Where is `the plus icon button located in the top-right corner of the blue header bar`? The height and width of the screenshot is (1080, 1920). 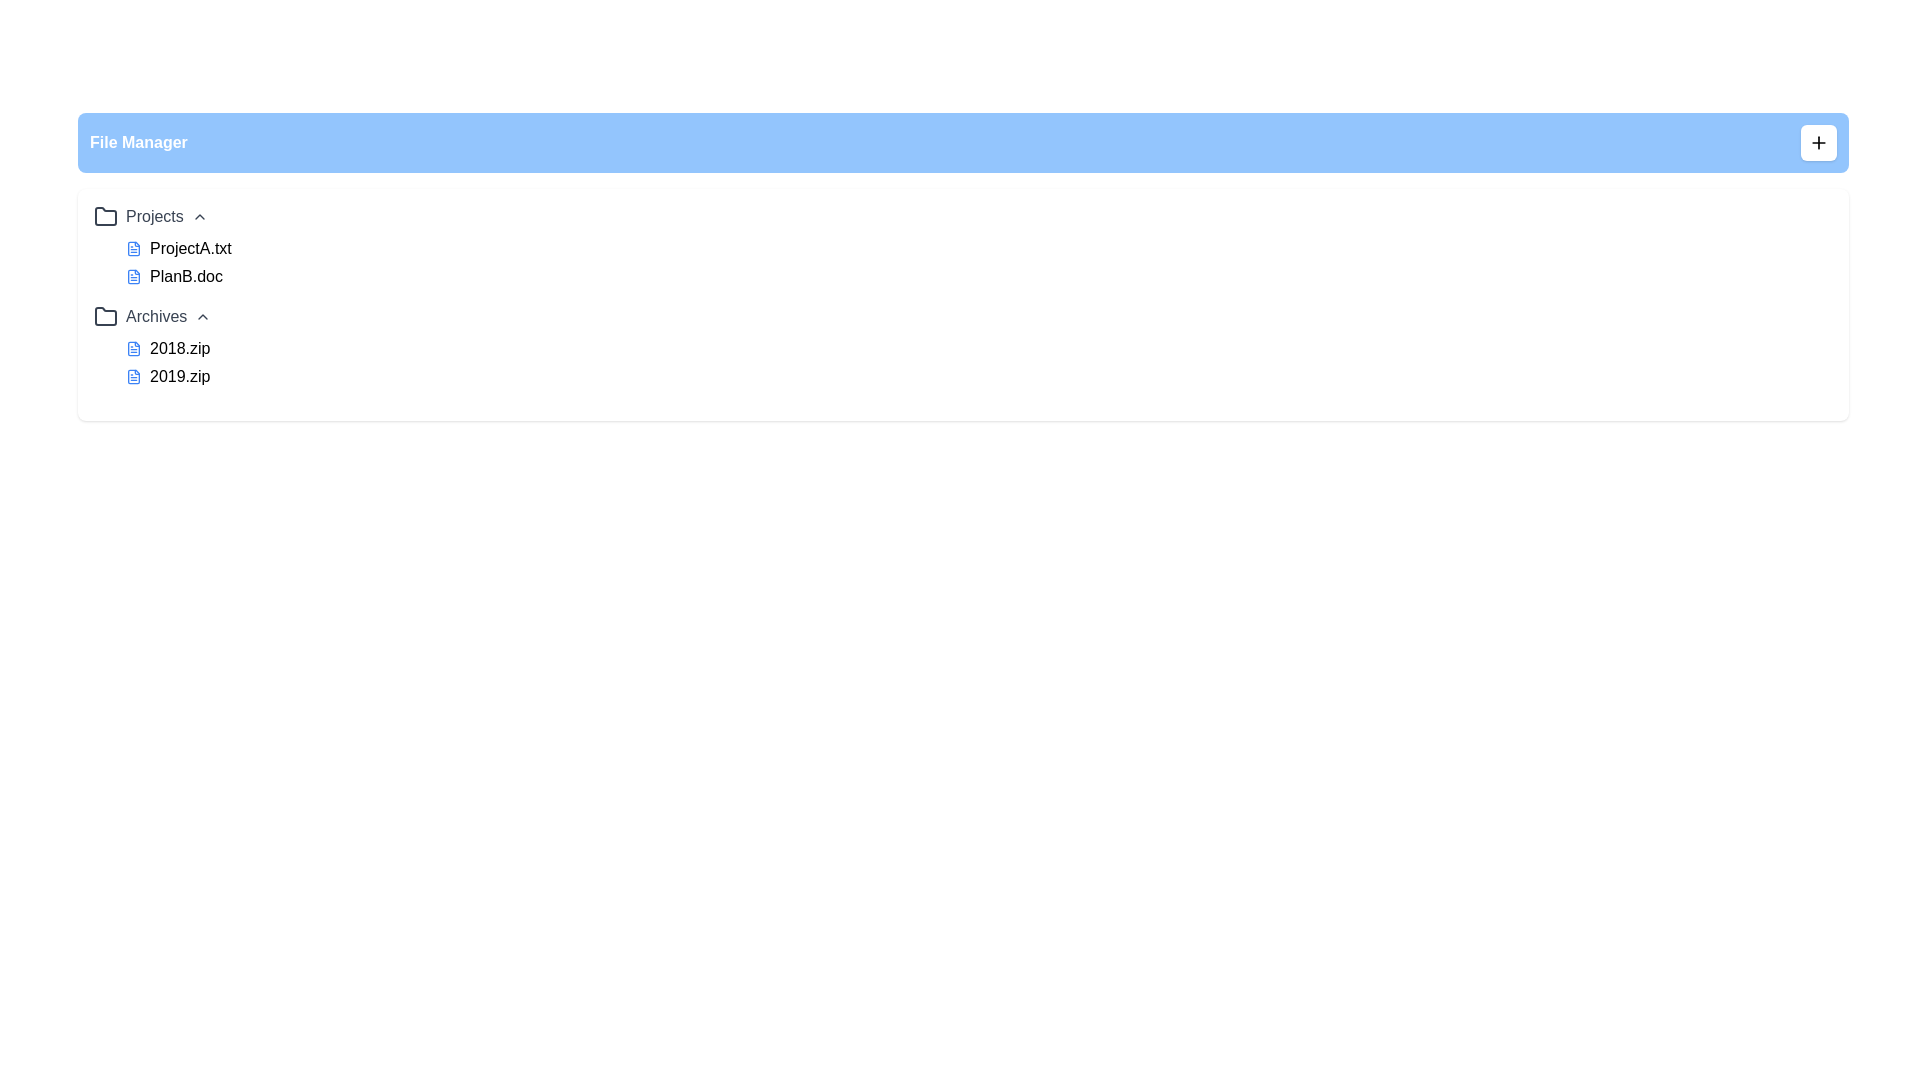 the plus icon button located in the top-right corner of the blue header bar is located at coordinates (1819, 141).